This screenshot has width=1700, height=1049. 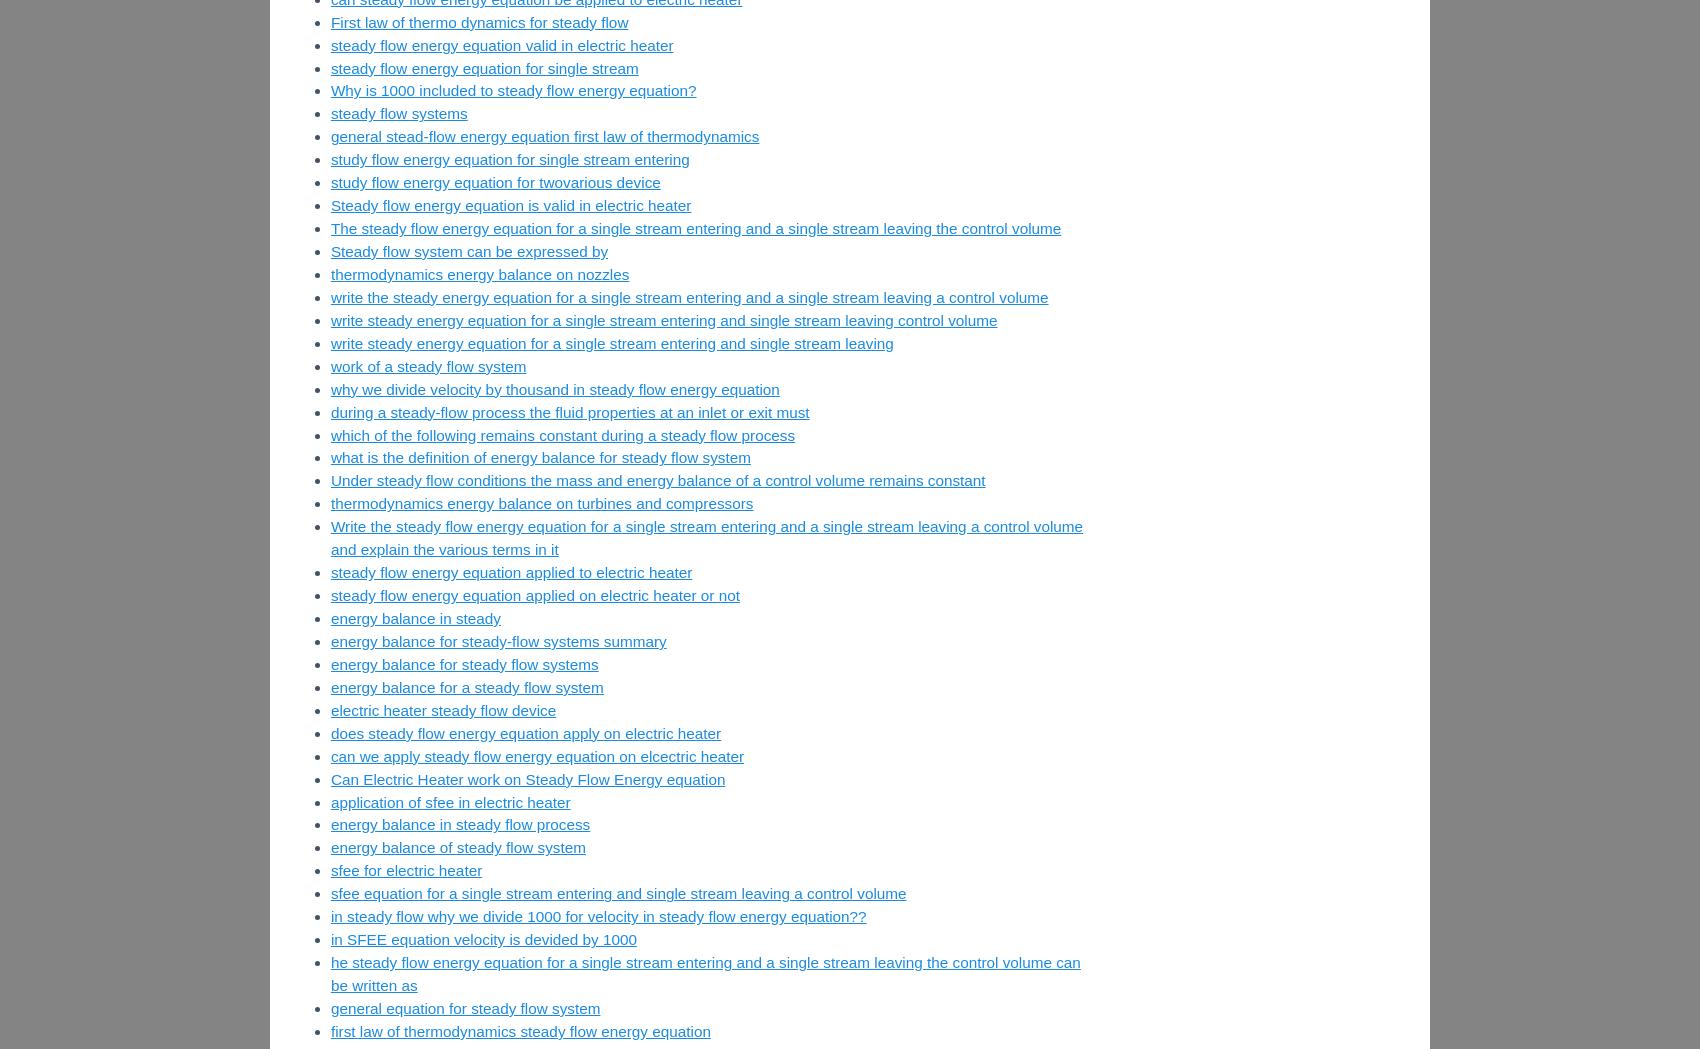 I want to click on 'steady flow energy equation for single stream', so click(x=483, y=67).